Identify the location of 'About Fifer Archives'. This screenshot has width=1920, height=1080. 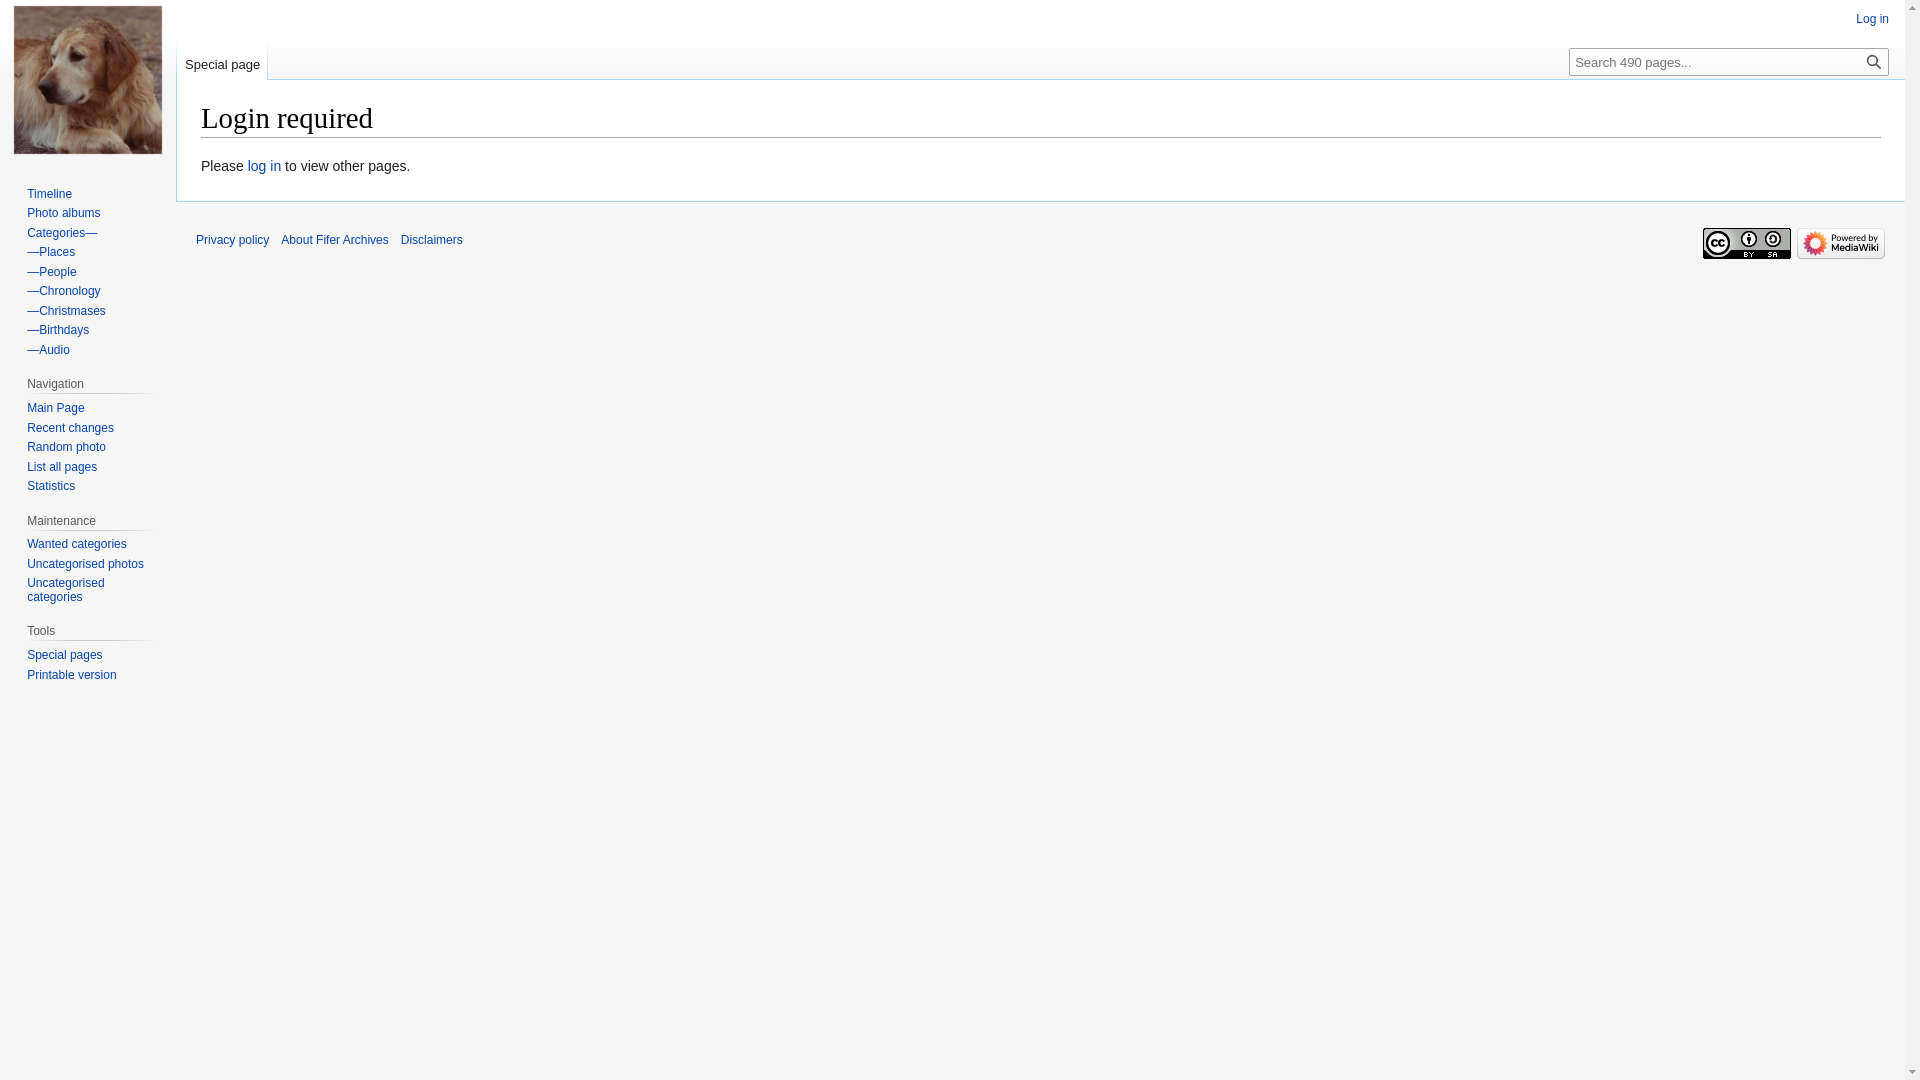
(334, 238).